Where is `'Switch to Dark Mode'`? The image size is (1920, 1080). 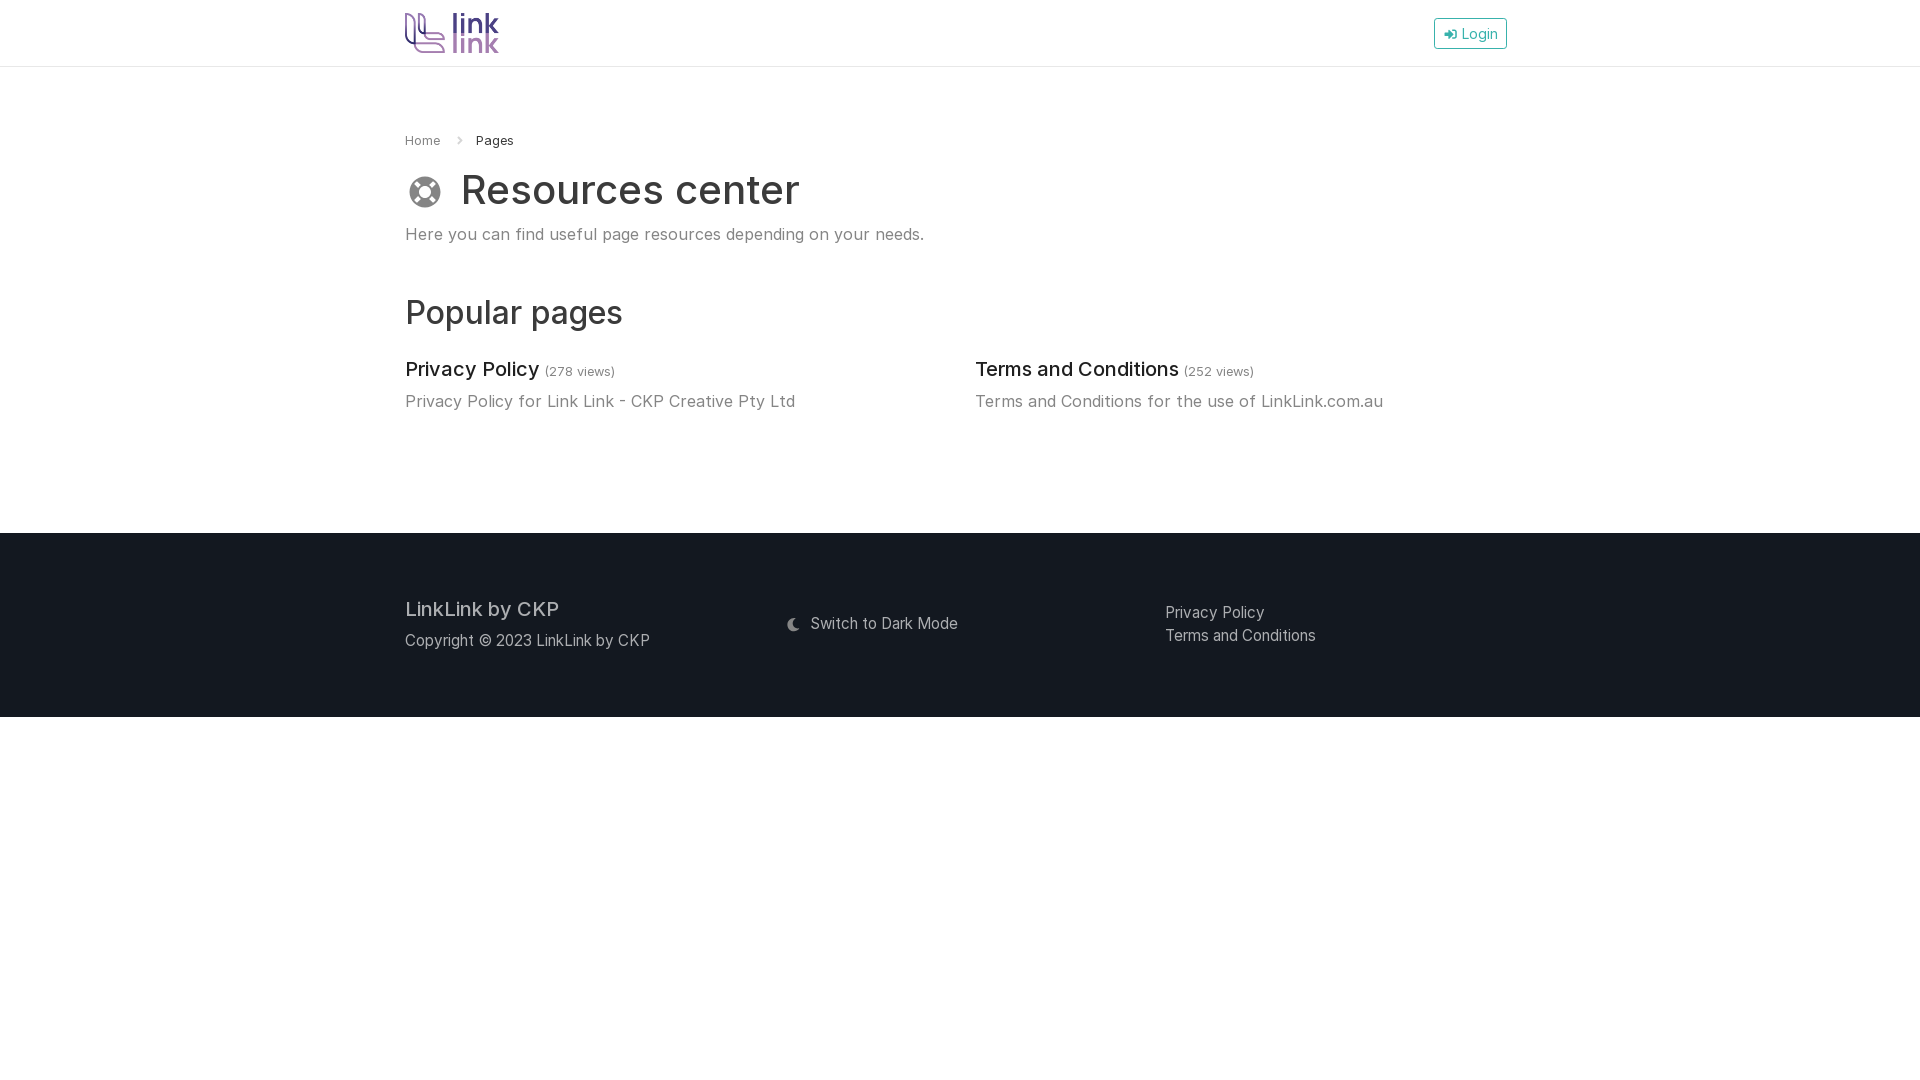 'Switch to Dark Mode' is located at coordinates (871, 622).